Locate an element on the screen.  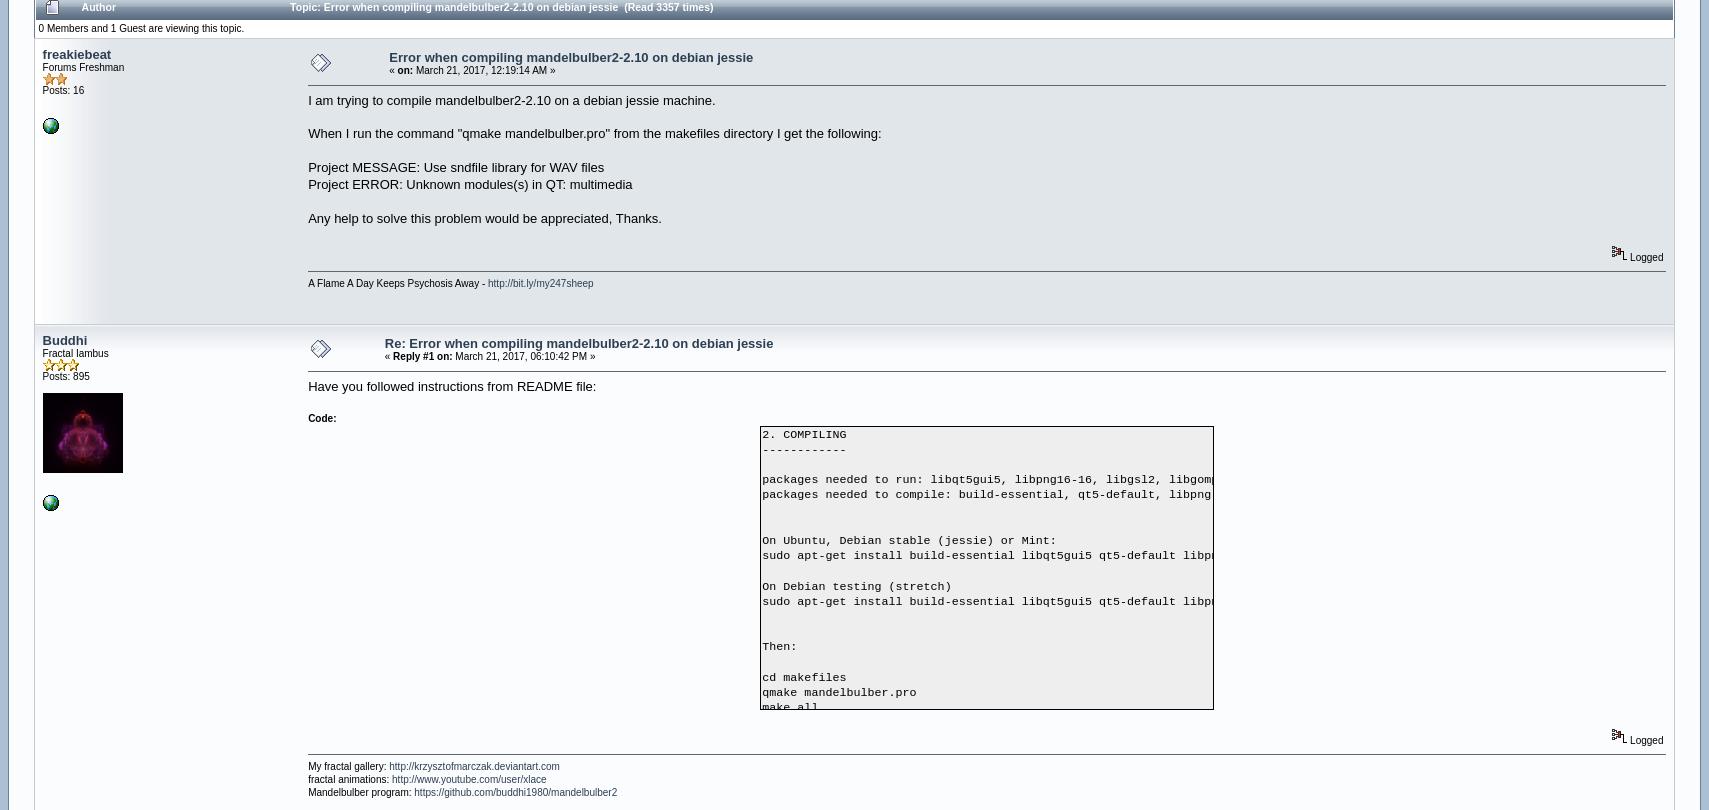
'March 21, 2017, 06:10:42 PM »' is located at coordinates (522, 354).